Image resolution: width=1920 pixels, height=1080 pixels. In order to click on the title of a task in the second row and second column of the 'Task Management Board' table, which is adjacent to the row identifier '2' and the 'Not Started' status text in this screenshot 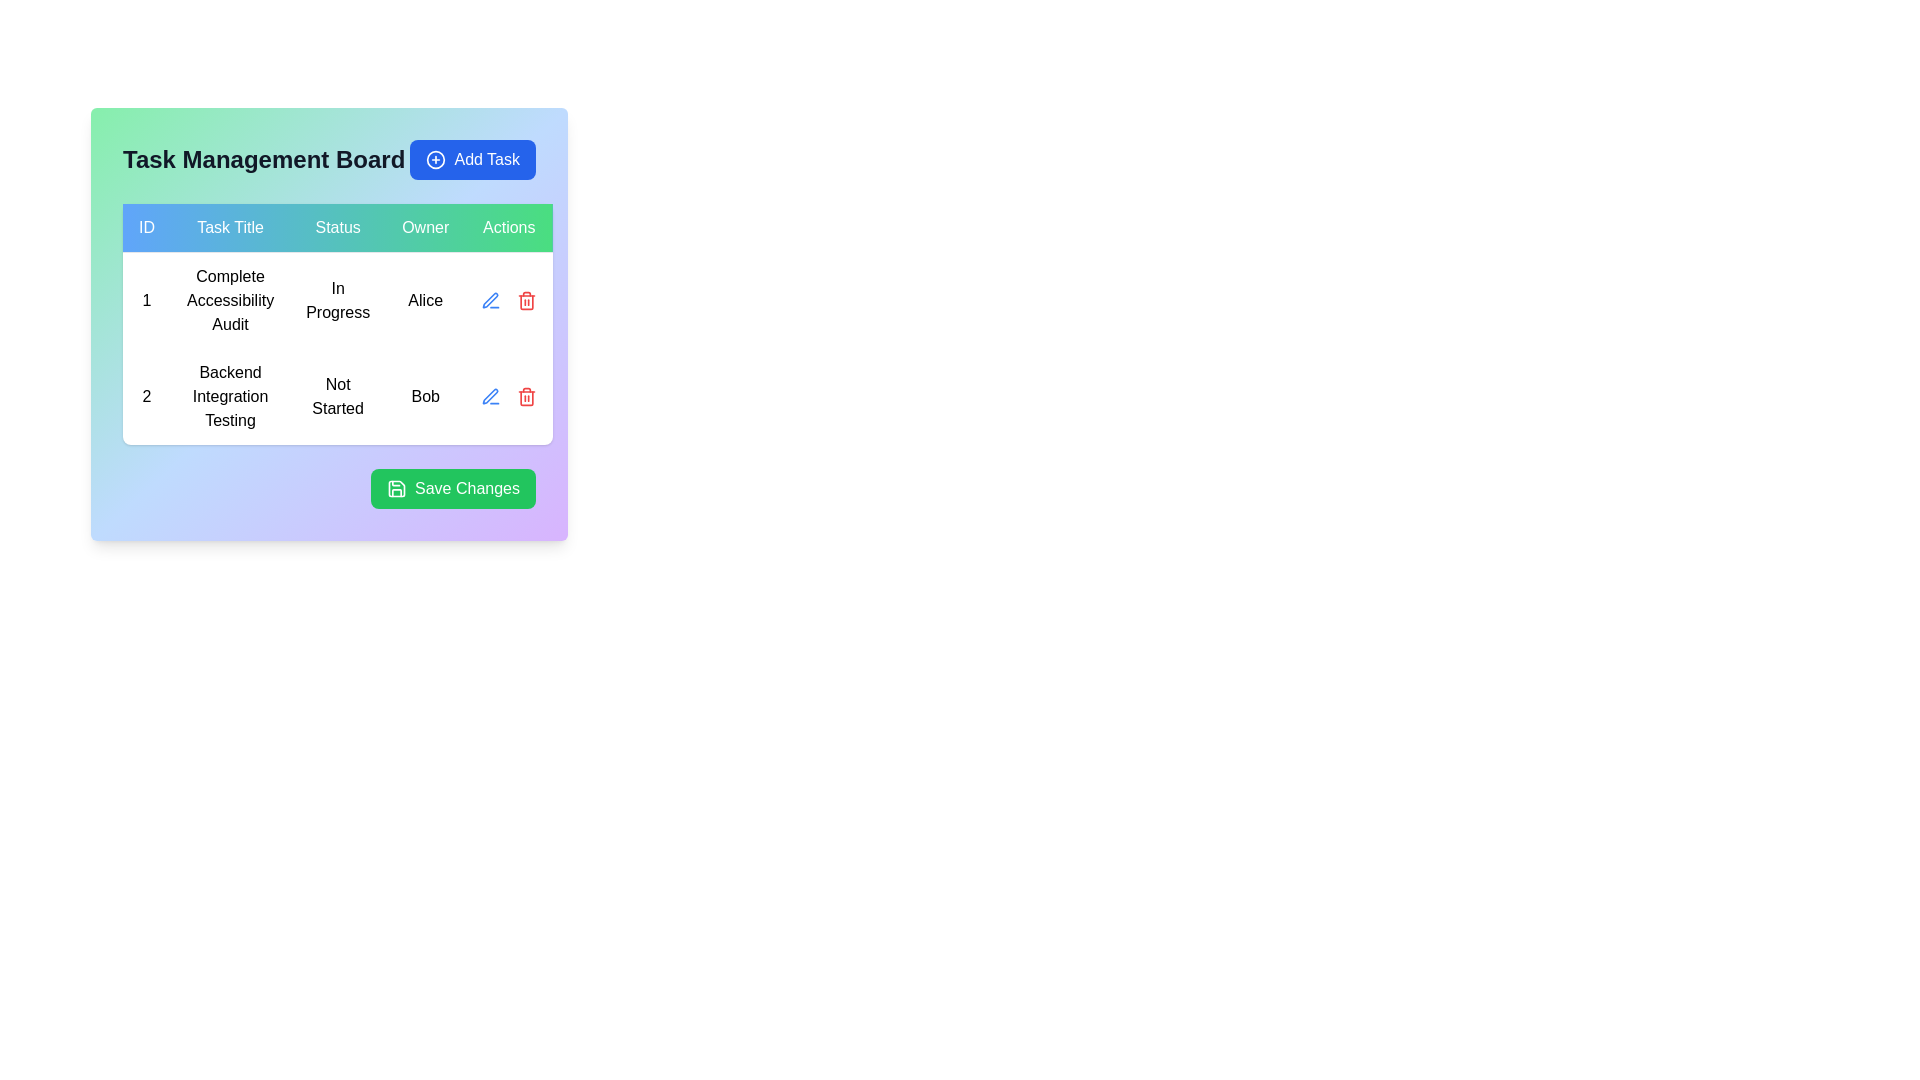, I will do `click(230, 397)`.